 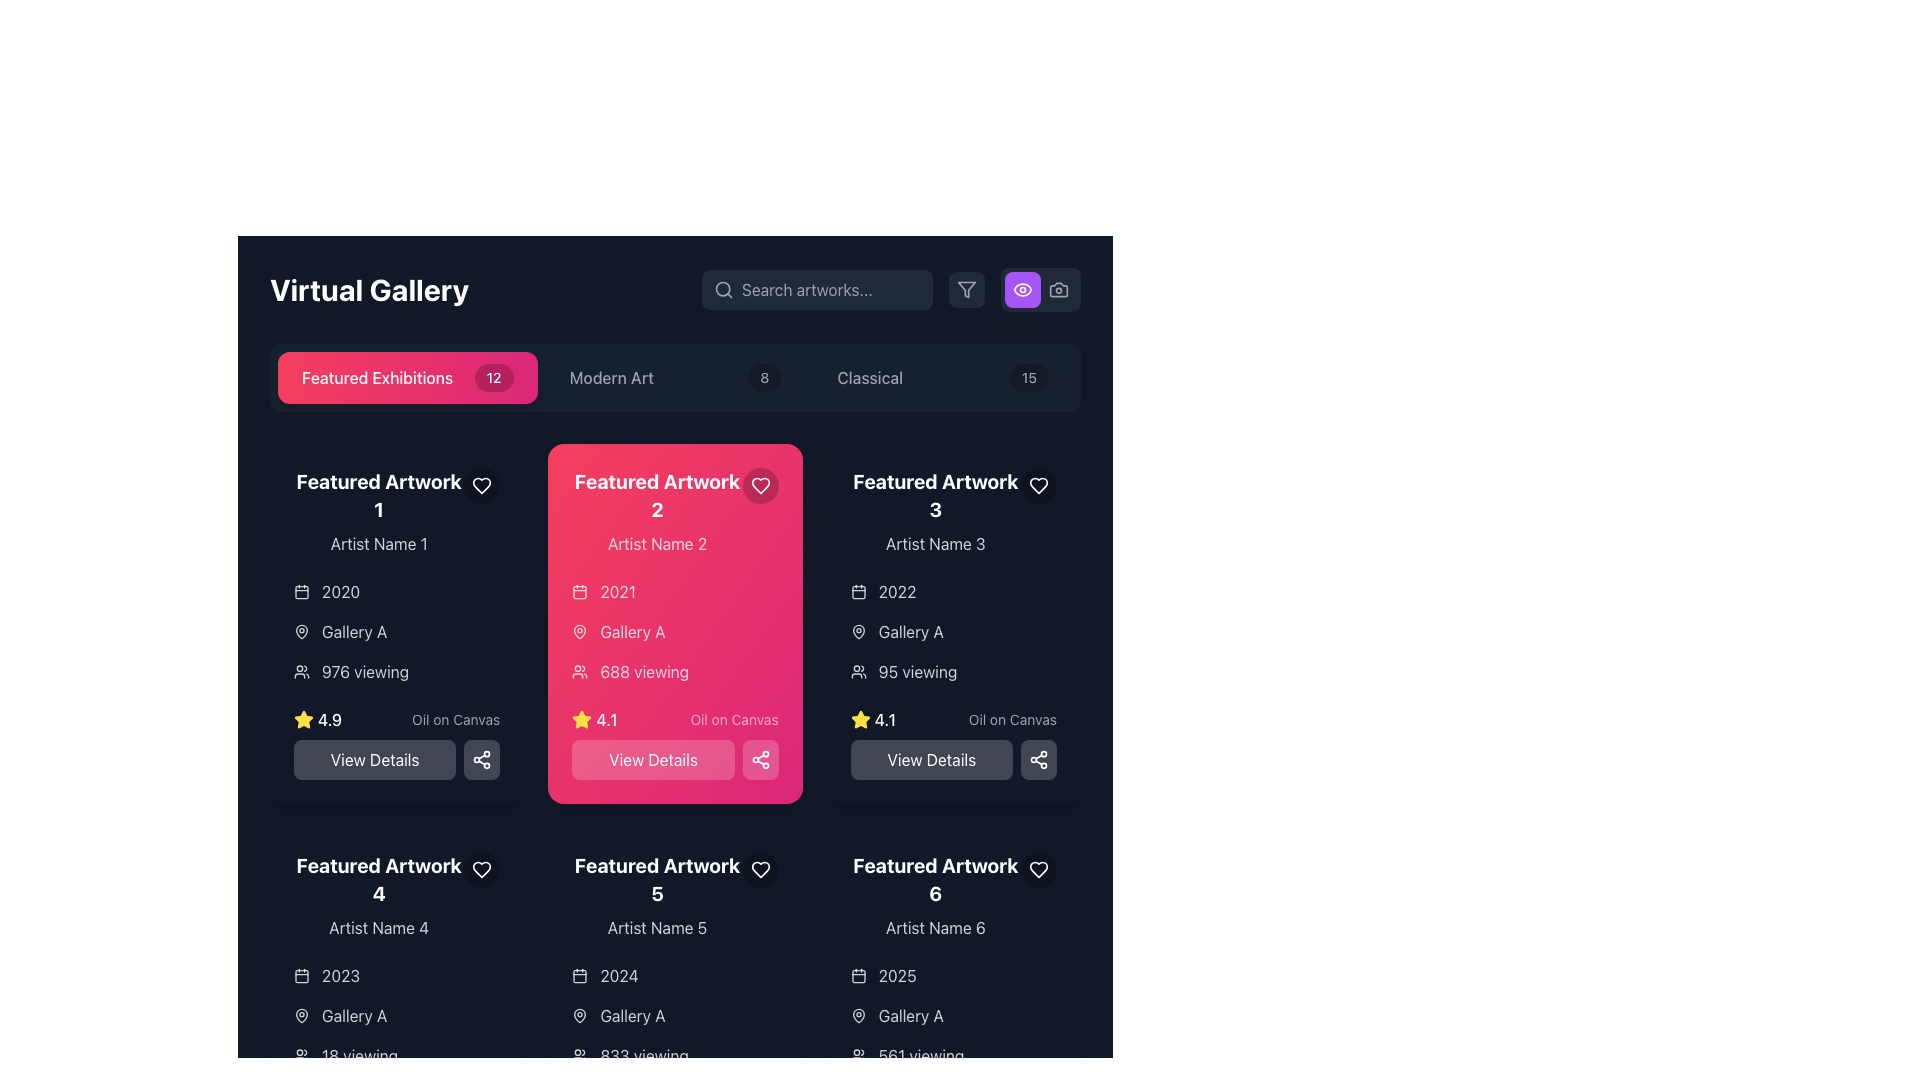 What do you see at coordinates (397, 623) in the screenshot?
I see `the artwork preview card located in the top-left position of the 'Virtual Gallery' section to possibly trigger visual effects` at bounding box center [397, 623].